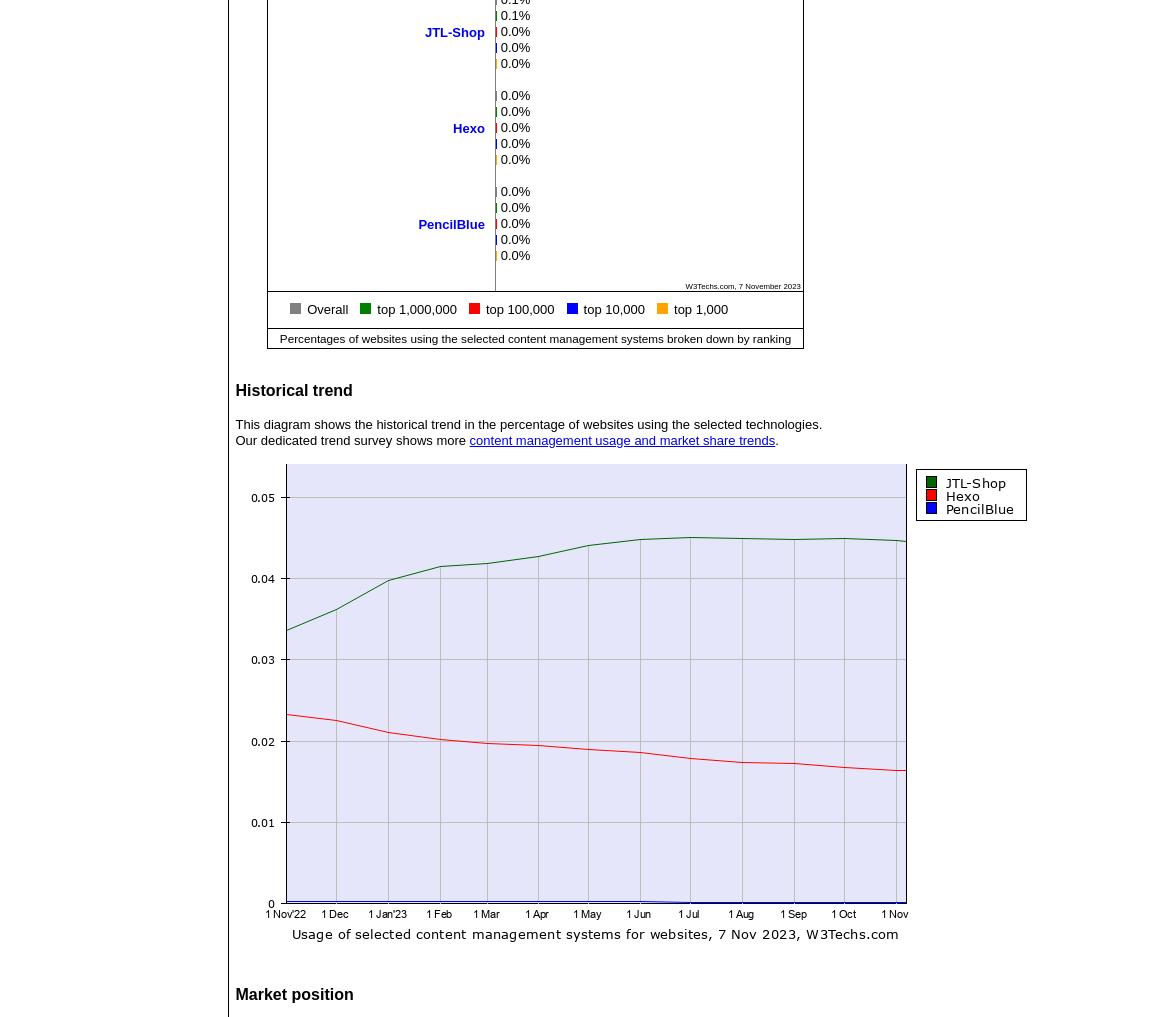  I want to click on 'Percentages of websites using the selected content management systems broken down by ranking', so click(534, 337).